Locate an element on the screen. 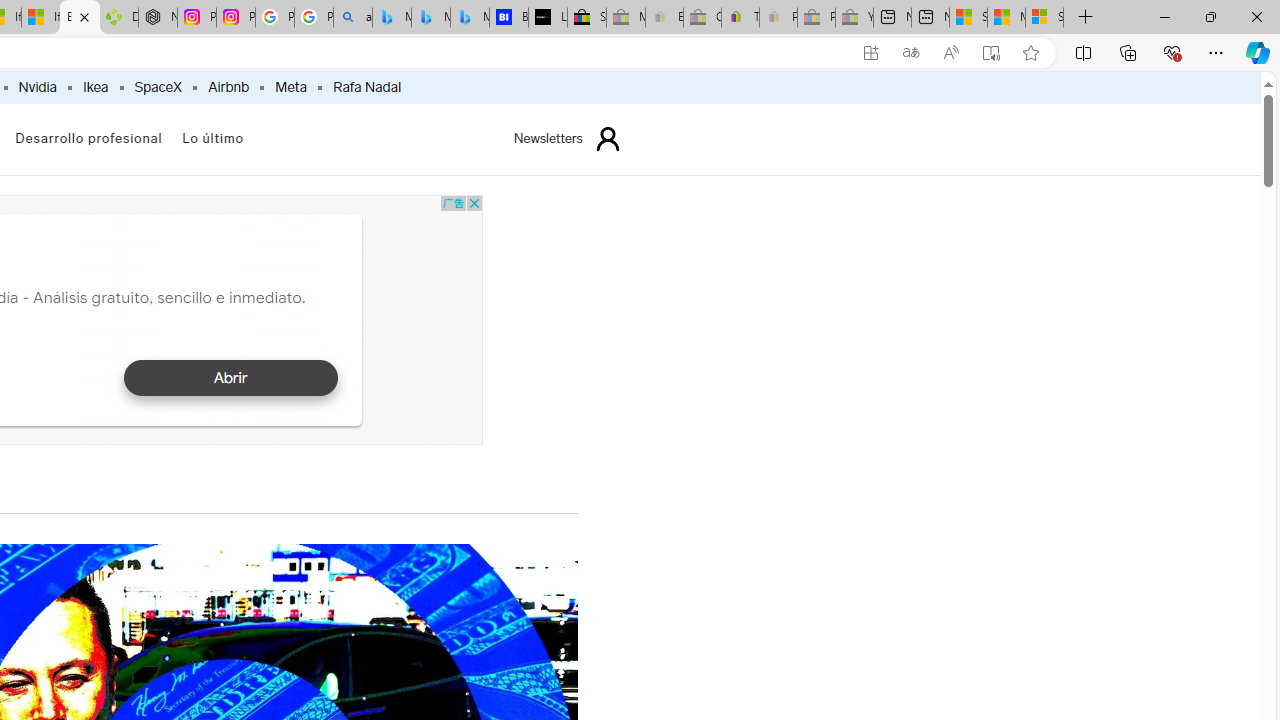  'Nvidia' is located at coordinates (37, 87).